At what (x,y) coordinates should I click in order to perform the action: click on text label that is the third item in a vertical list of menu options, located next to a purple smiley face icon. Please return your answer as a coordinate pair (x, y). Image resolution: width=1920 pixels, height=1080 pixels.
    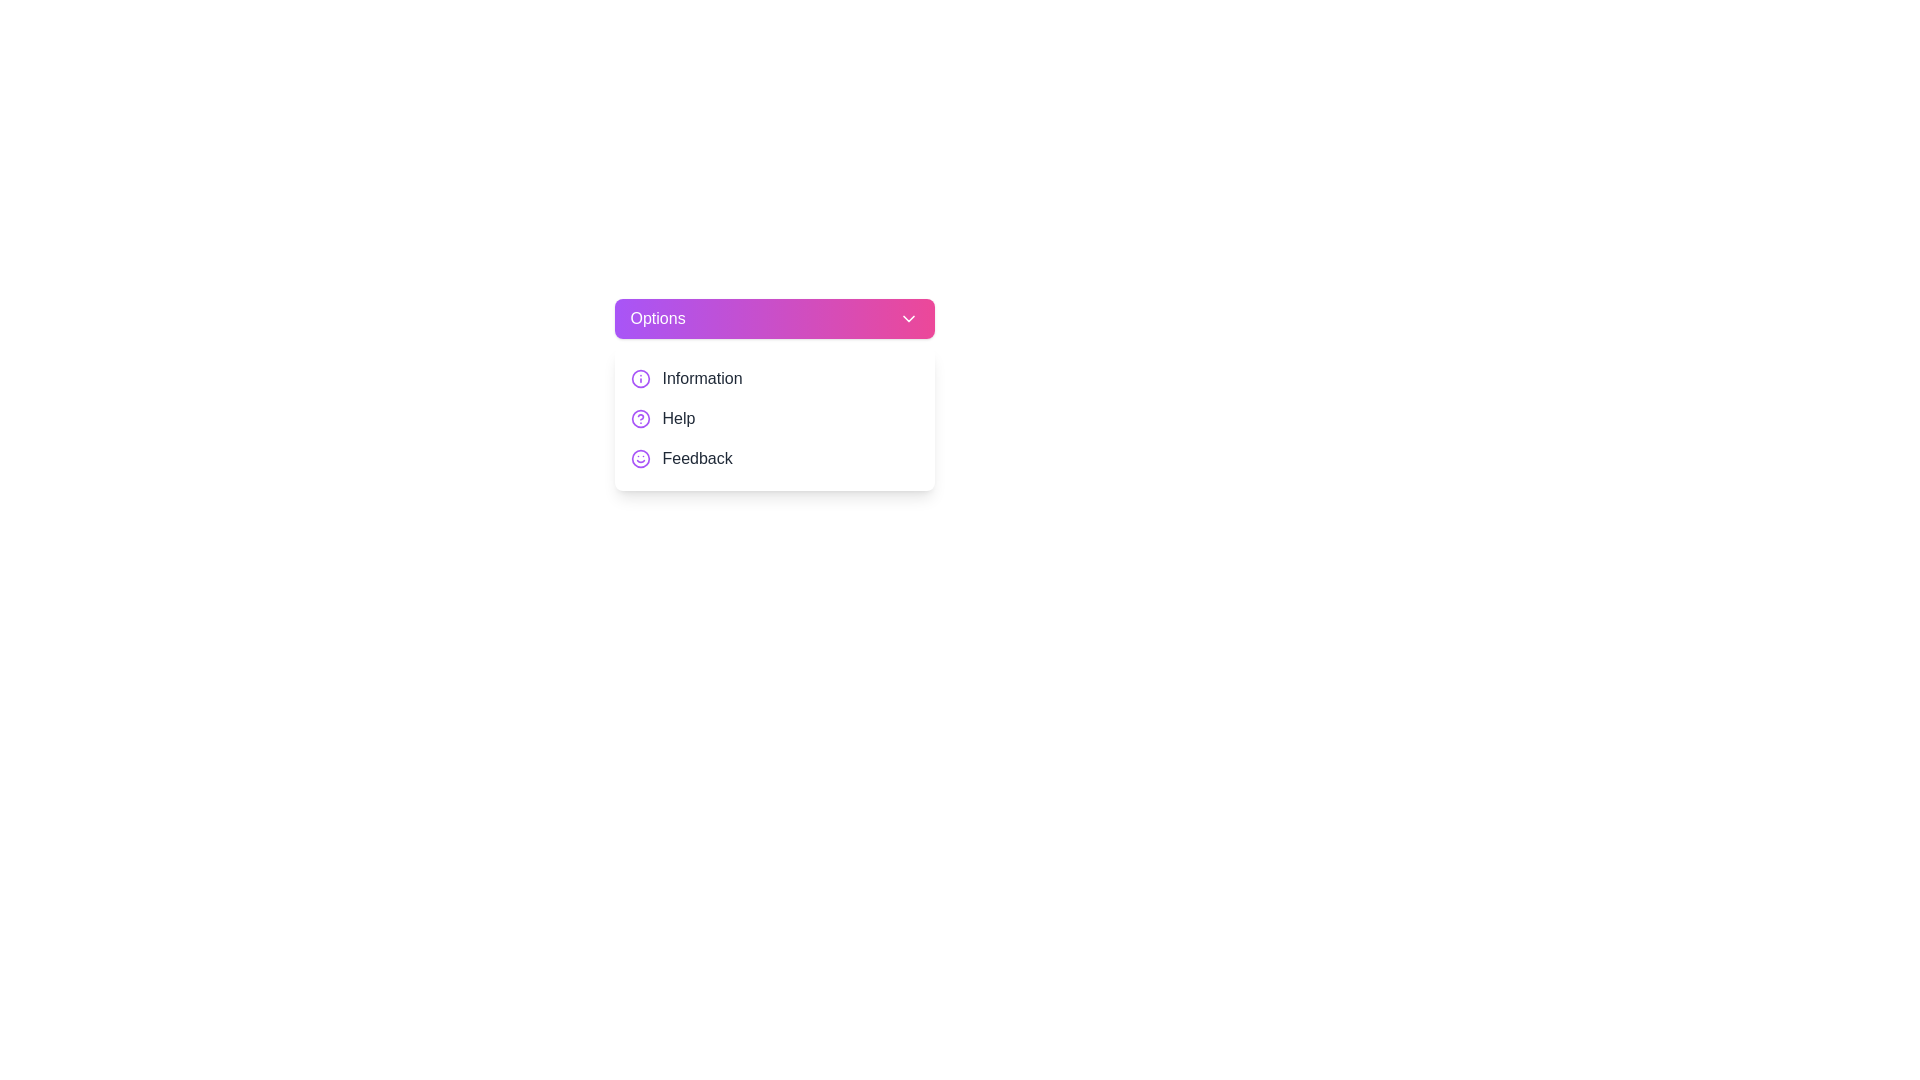
    Looking at the image, I should click on (697, 459).